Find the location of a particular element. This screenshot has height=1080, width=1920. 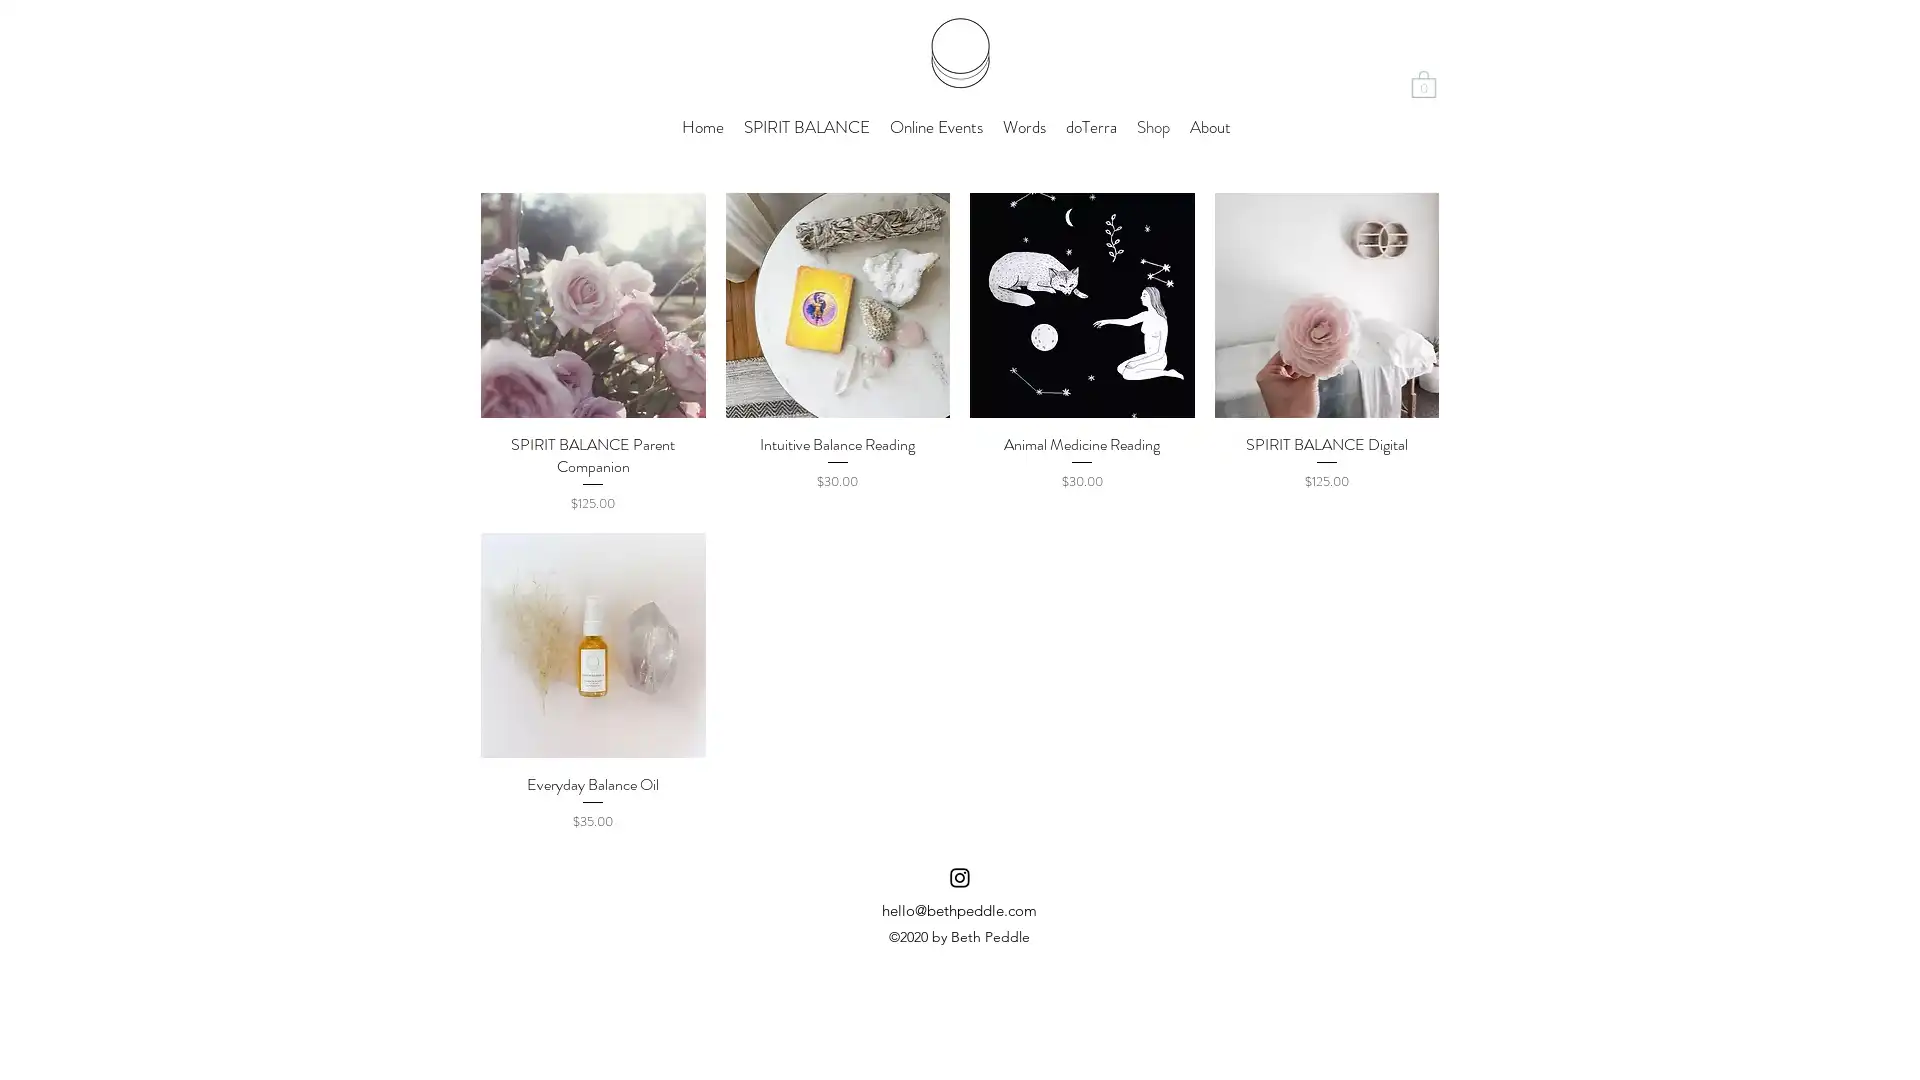

Quick View is located at coordinates (1326, 441).